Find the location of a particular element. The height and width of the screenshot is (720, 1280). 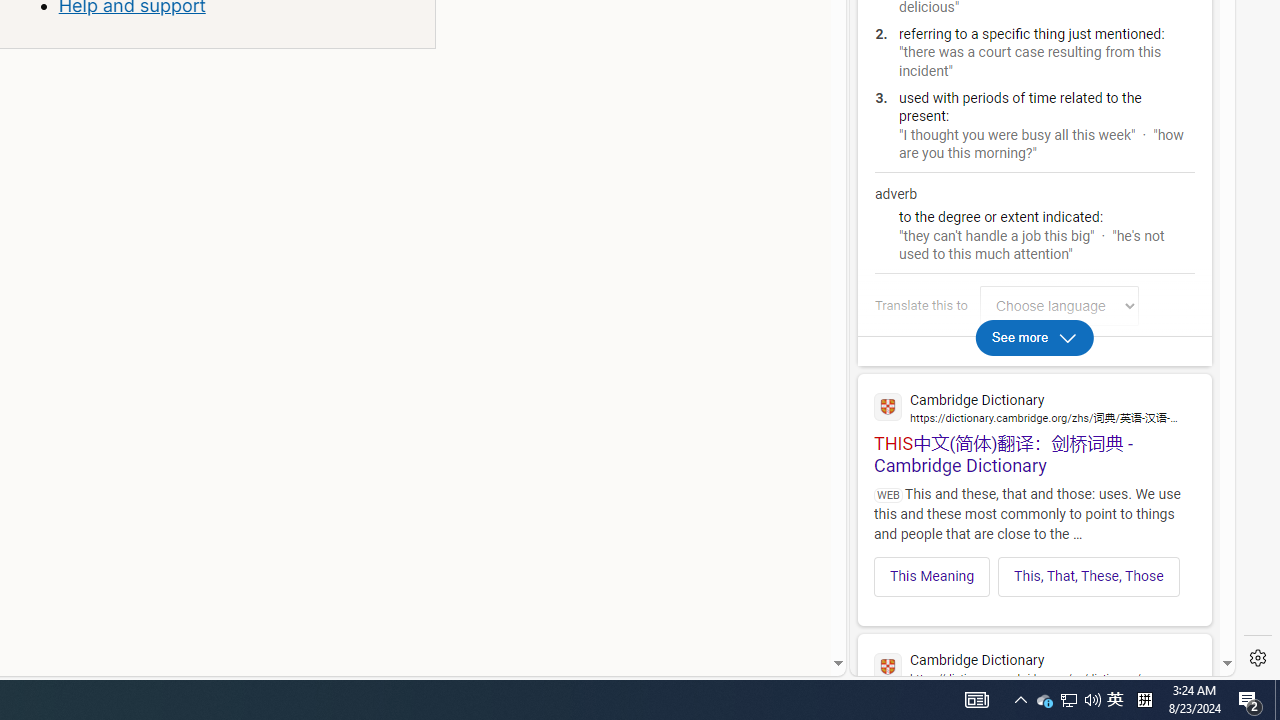

'This, That, These, Those' is located at coordinates (1088, 576).